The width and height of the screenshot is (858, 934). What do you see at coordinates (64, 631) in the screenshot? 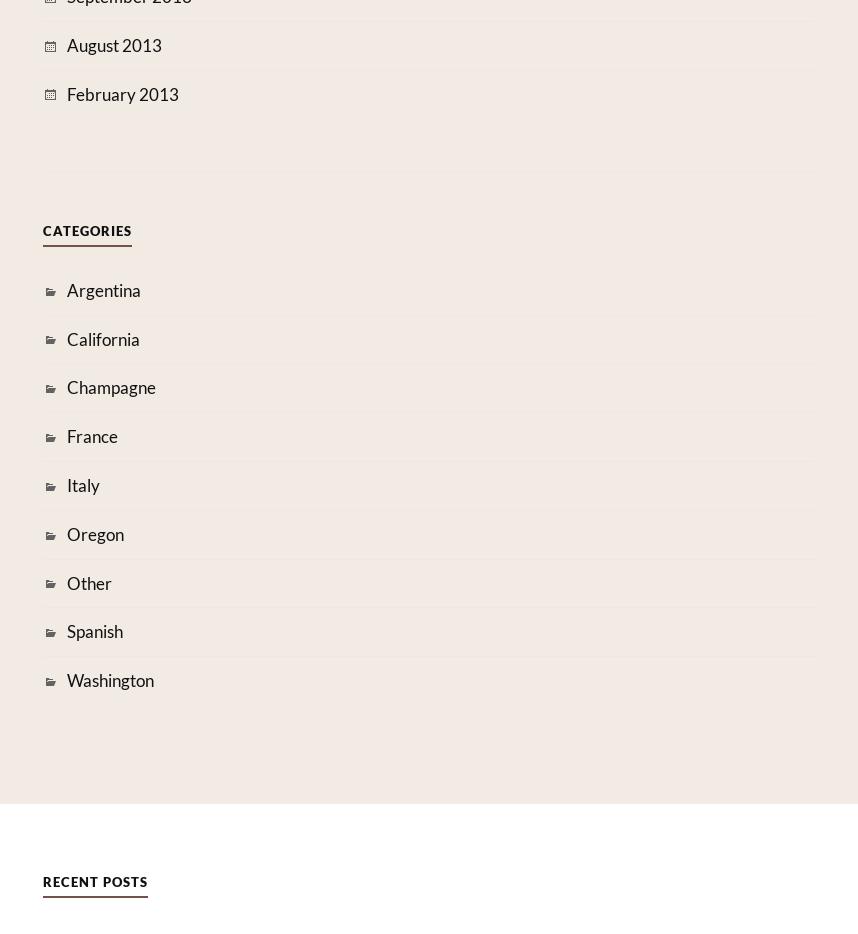
I see `'Spanish'` at bounding box center [64, 631].